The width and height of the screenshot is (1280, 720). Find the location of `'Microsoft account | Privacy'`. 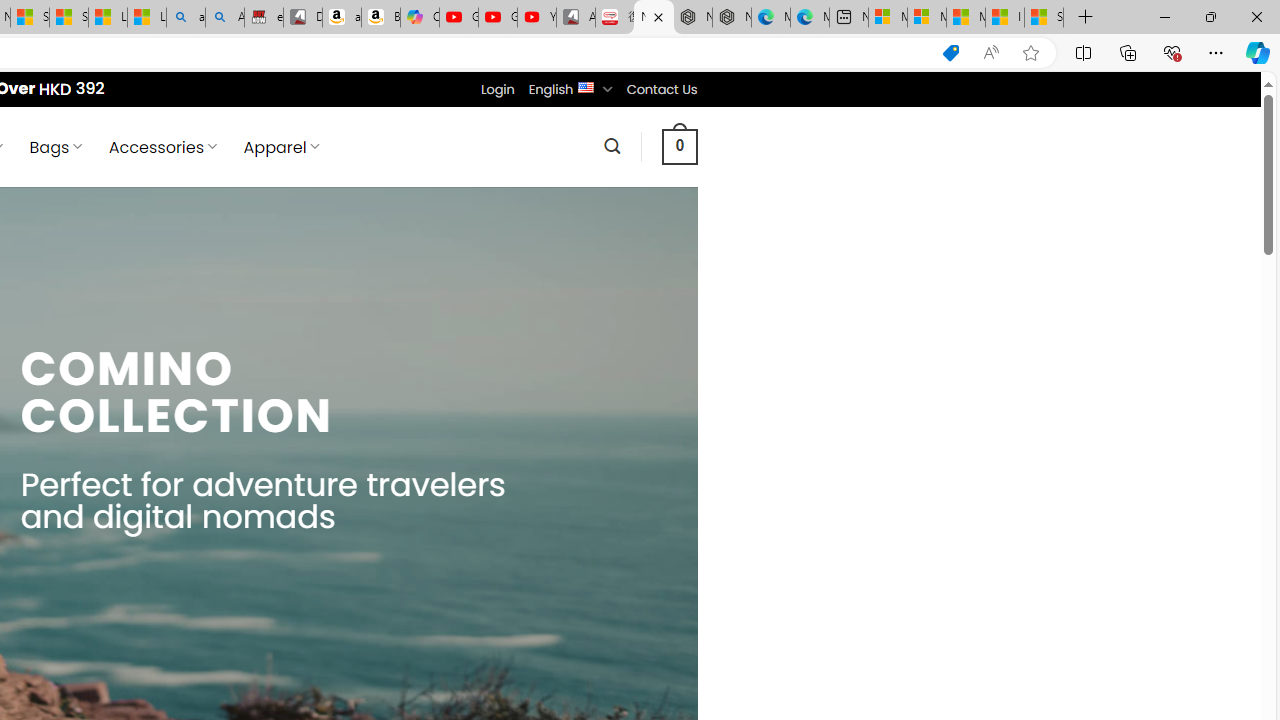

'Microsoft account | Privacy' is located at coordinates (925, 17).